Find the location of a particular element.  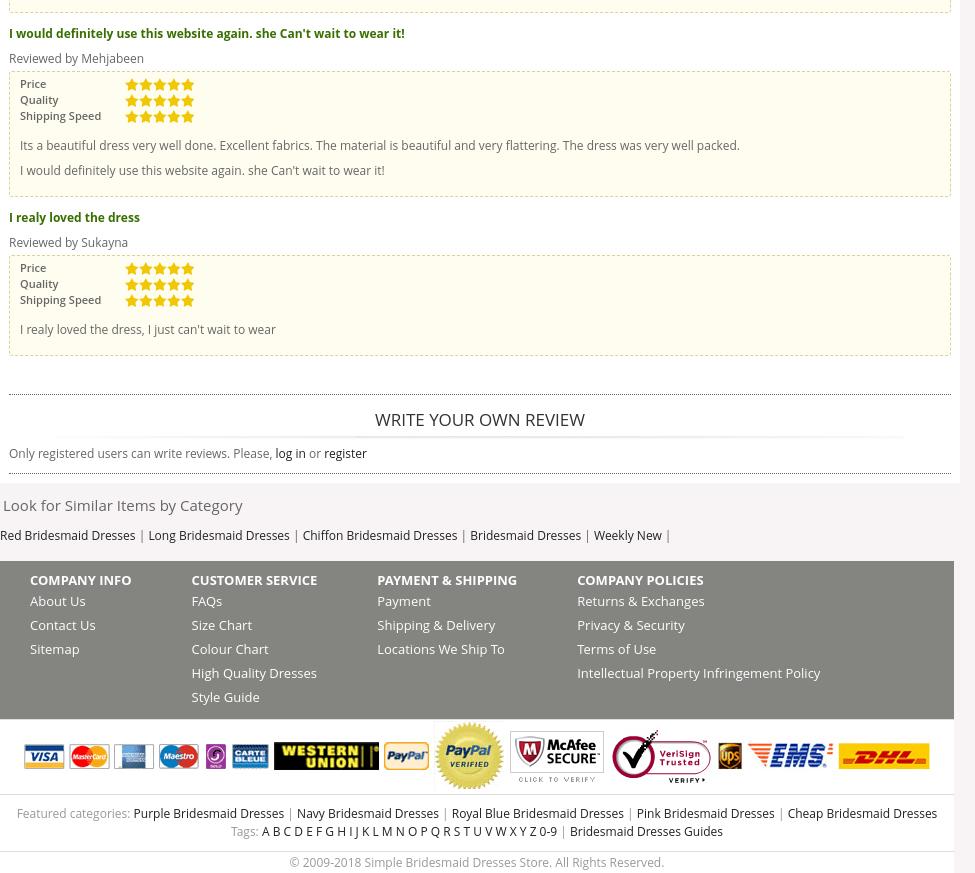

'Purple Bridesmaid Dresses' is located at coordinates (131, 813).